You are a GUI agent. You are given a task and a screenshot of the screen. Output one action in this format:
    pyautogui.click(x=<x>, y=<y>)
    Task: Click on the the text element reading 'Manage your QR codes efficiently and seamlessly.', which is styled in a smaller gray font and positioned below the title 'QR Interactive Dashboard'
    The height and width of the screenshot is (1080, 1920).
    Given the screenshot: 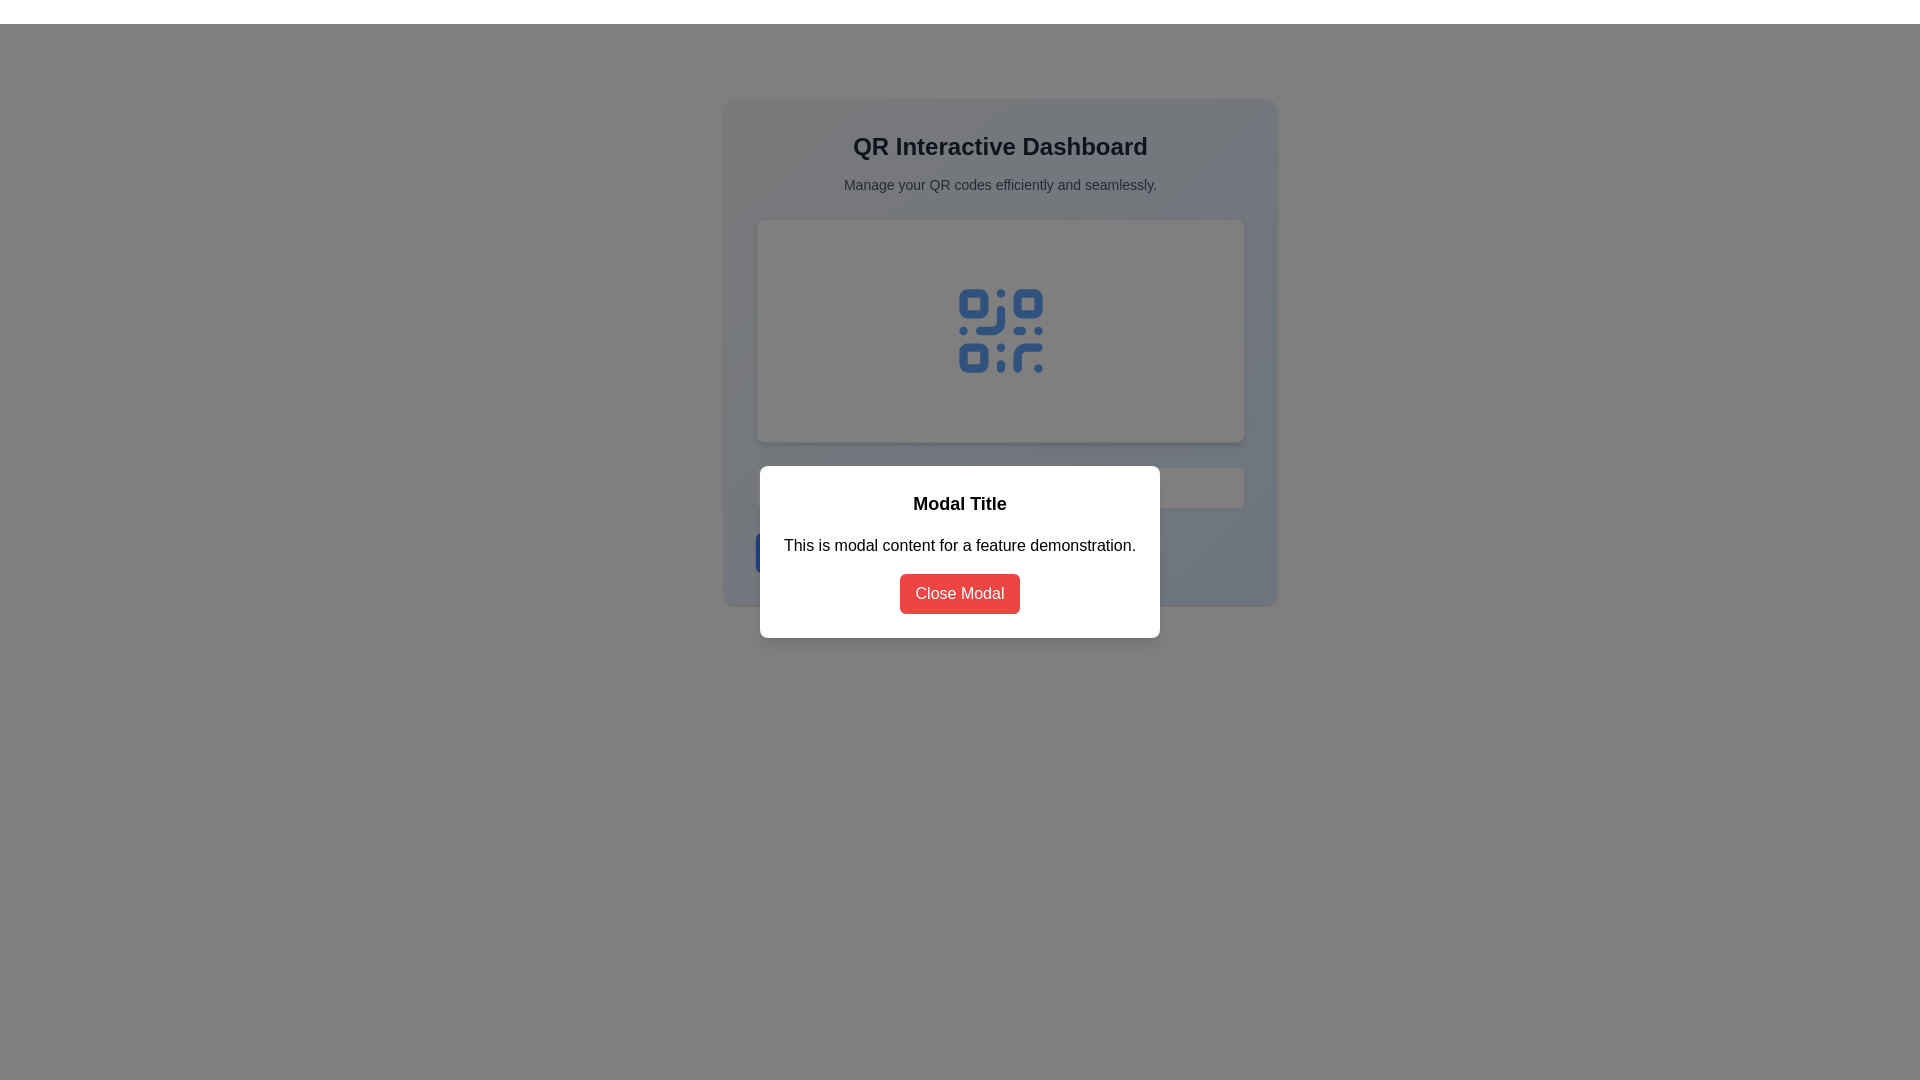 What is the action you would take?
    pyautogui.click(x=1000, y=185)
    